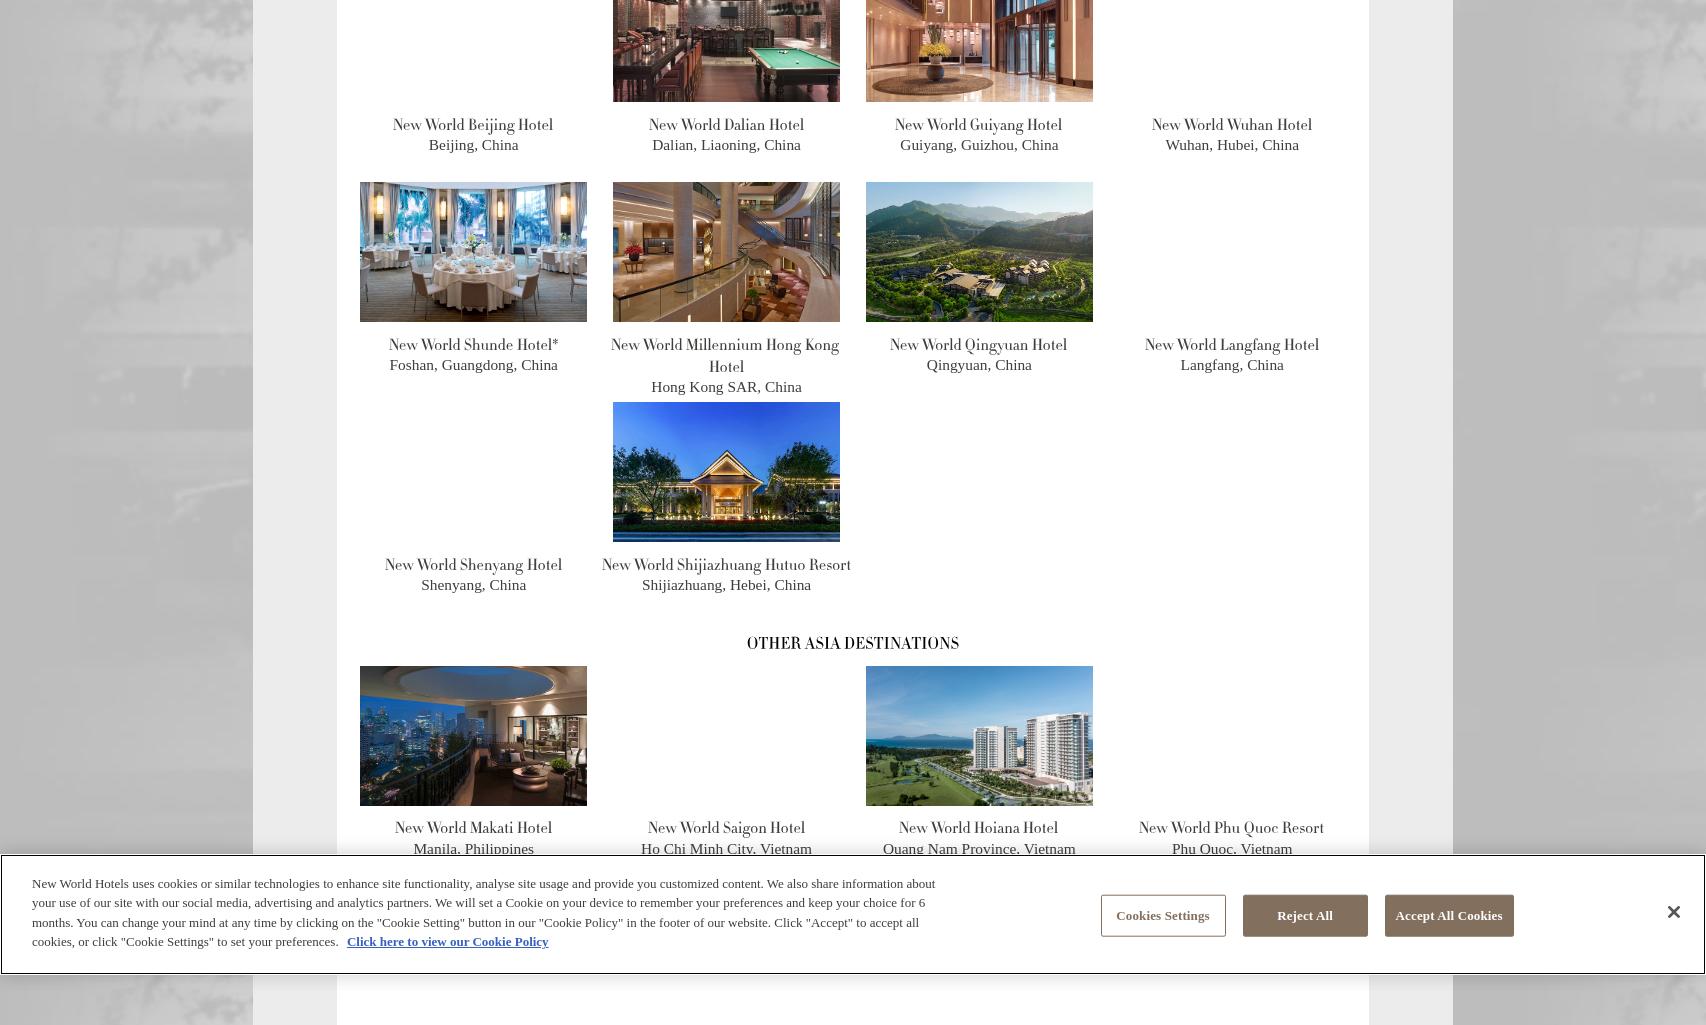 The image size is (1706, 1025). What do you see at coordinates (926, 363) in the screenshot?
I see `'Qingyuan, China'` at bounding box center [926, 363].